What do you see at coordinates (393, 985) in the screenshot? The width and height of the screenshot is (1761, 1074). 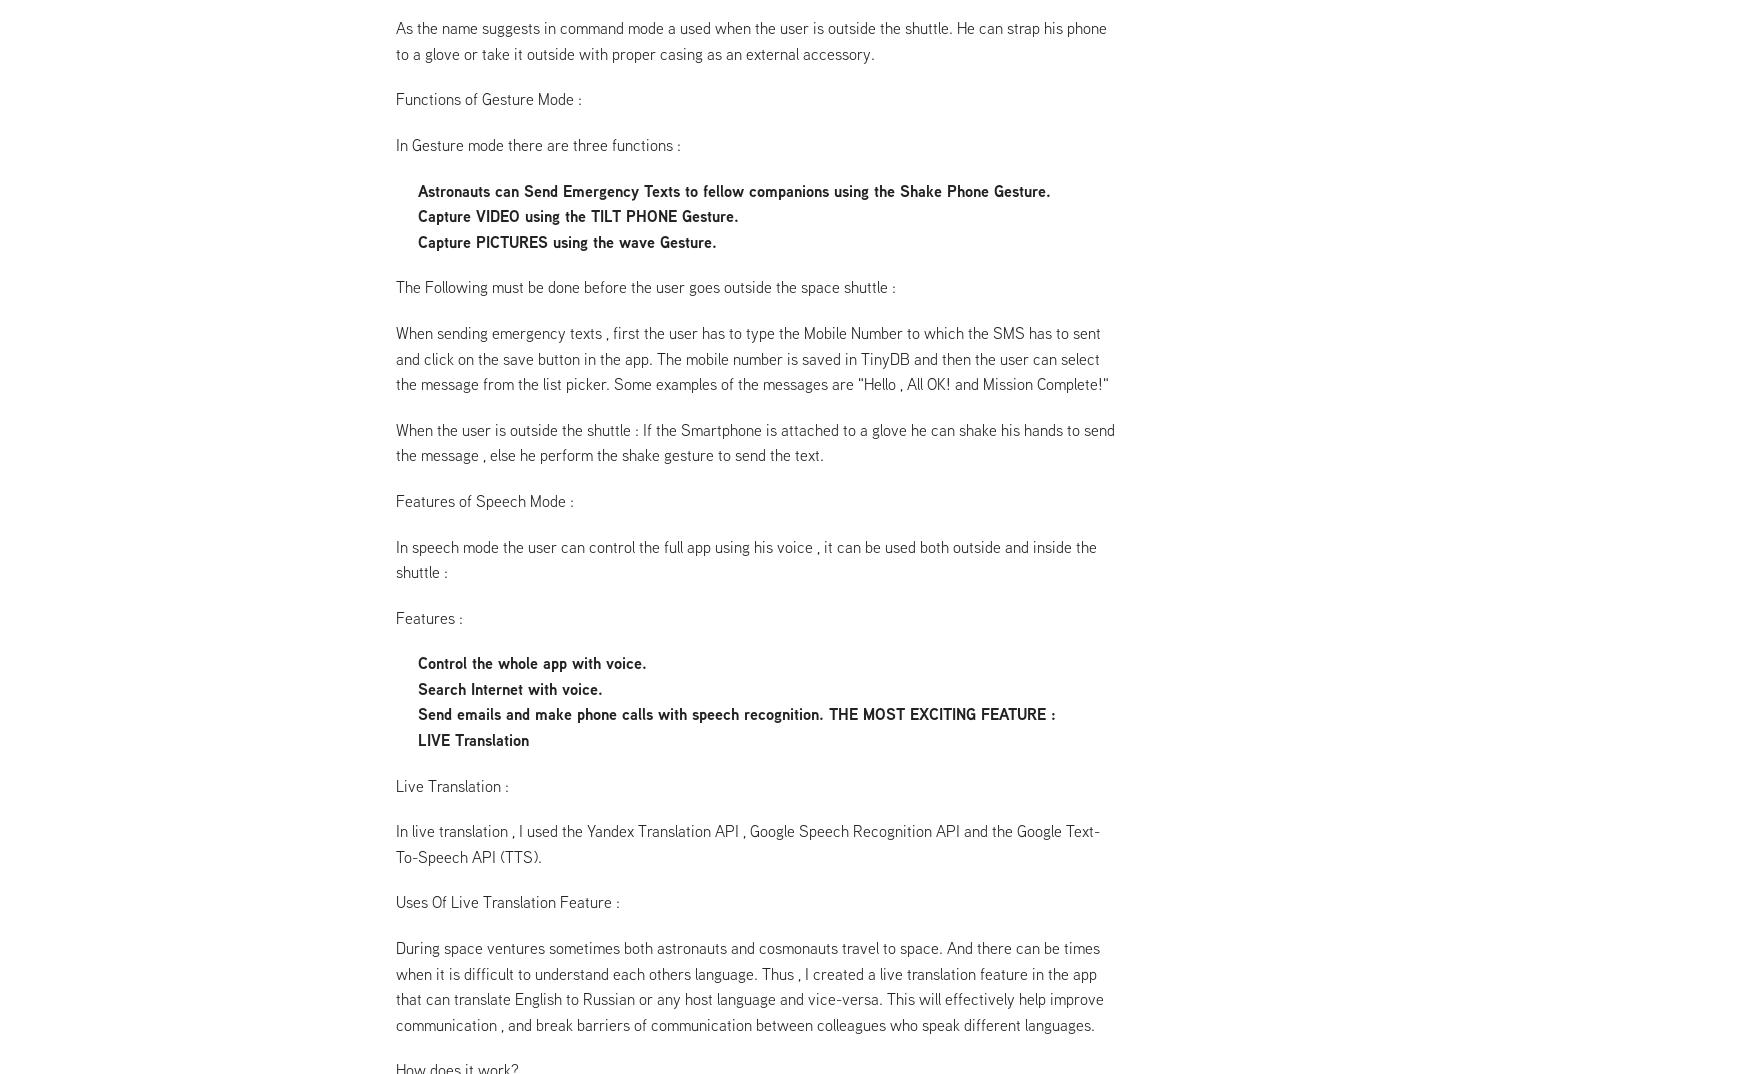 I see `'During space ventures sometimes both astronauts and cosmonauts travel to space. And there can be times when it is difficult to understand each others language.
Thus , I created a live translation feature in the app that can translate English to Russian or any host language and vice-versa.
This will effectively help improve communication , and break barriers of communication between colleagues who speak different languages.'` at bounding box center [393, 985].